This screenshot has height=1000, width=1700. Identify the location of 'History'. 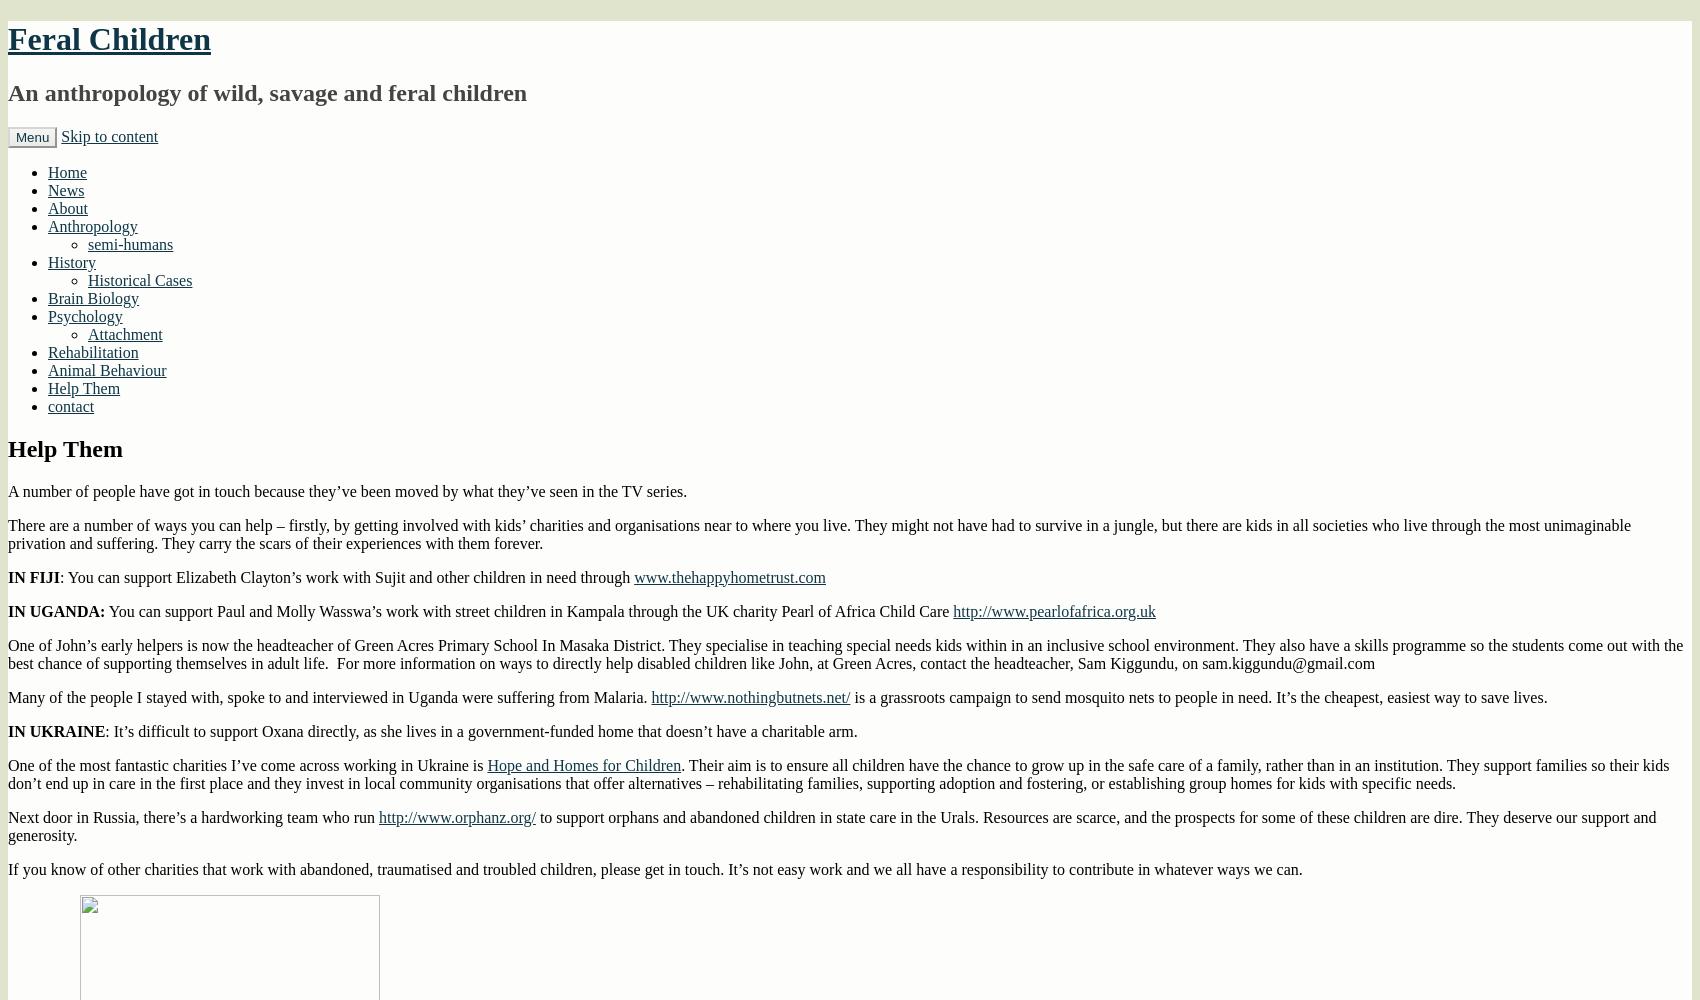
(72, 261).